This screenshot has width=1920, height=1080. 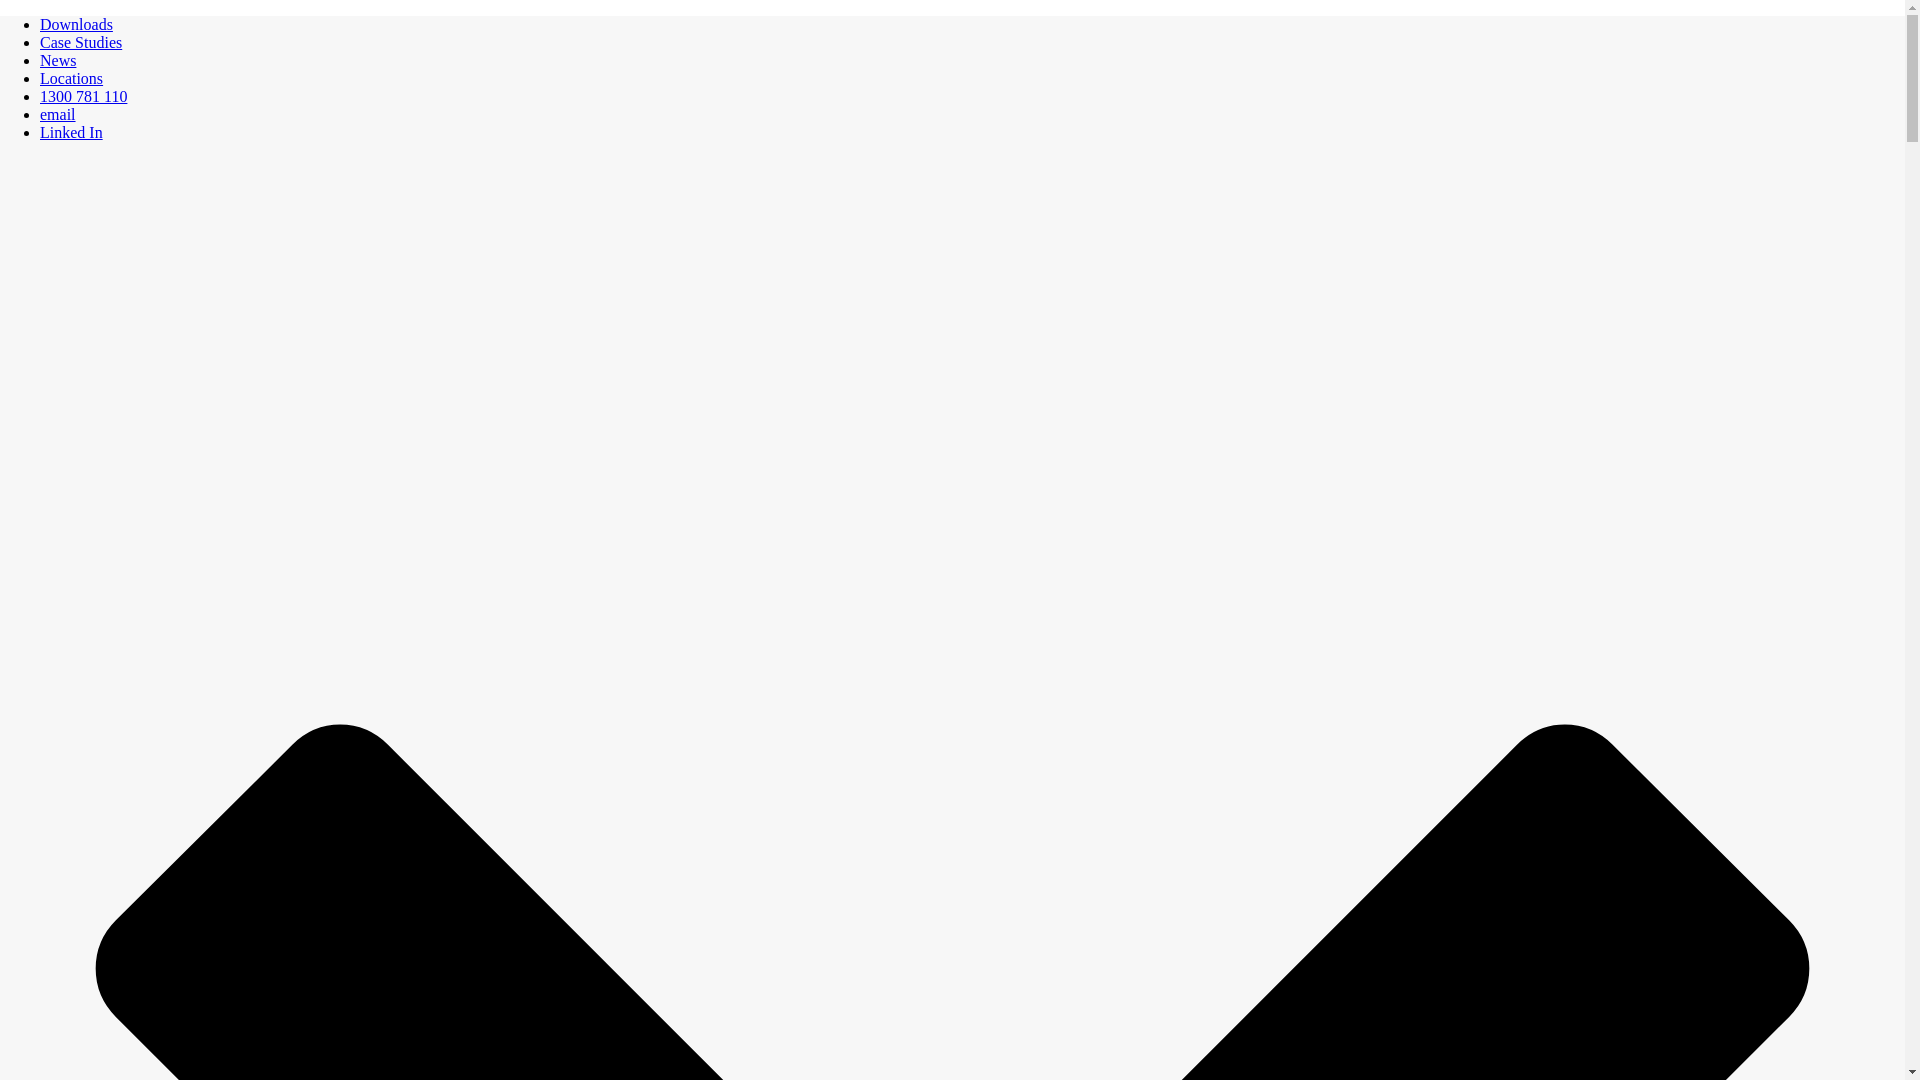 I want to click on 'email', so click(x=57, y=114).